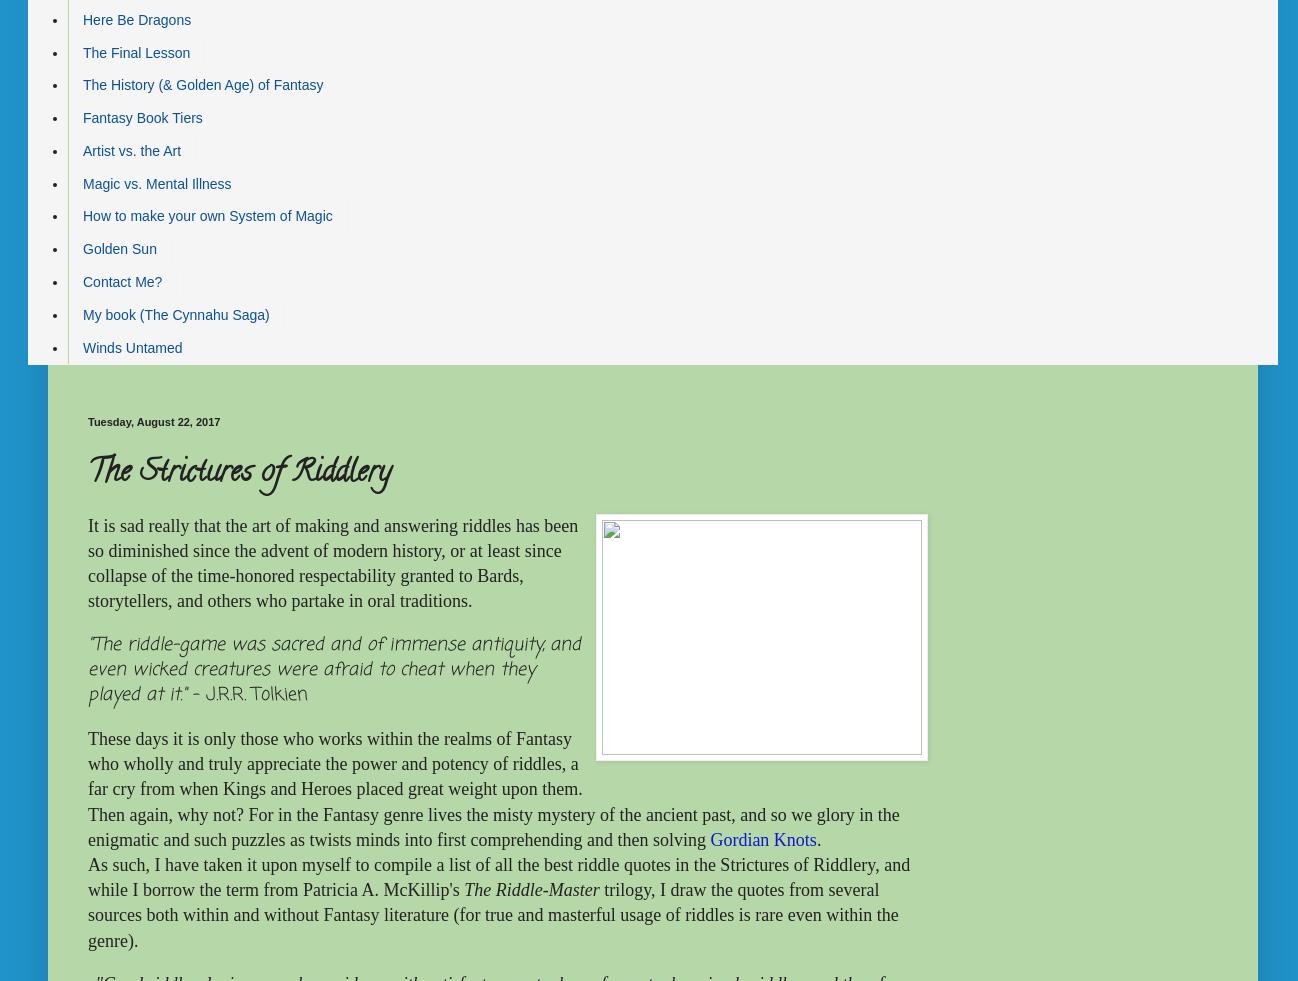  Describe the element at coordinates (498, 877) in the screenshot. I see `'As such, I have taken it upon myself to compile a list of all the best riddle quotes in the Strictures of Riddlery, and while I borrow the term from Patricia A. McKillip's'` at that location.